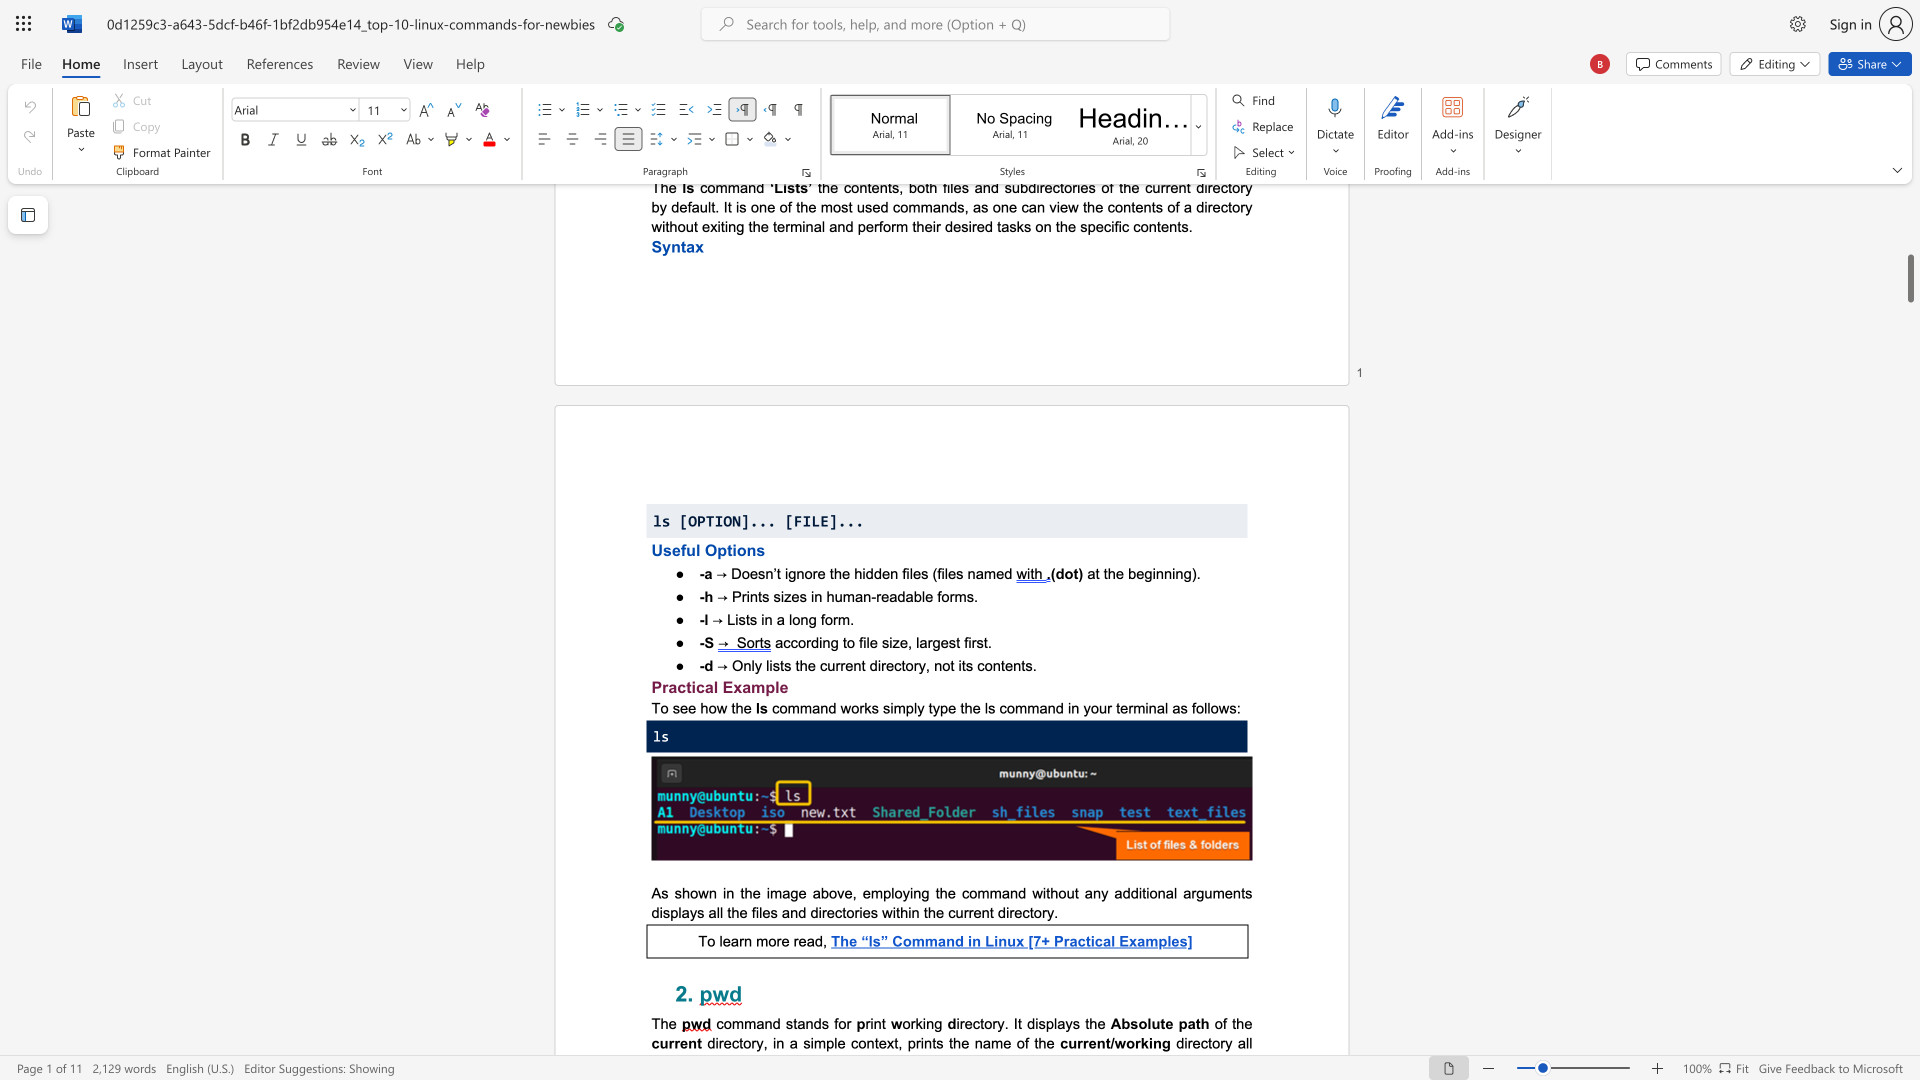 The image size is (1920, 1080). Describe the element at coordinates (1130, 892) in the screenshot. I see `the subset text "di" within the text "additional"` at that location.